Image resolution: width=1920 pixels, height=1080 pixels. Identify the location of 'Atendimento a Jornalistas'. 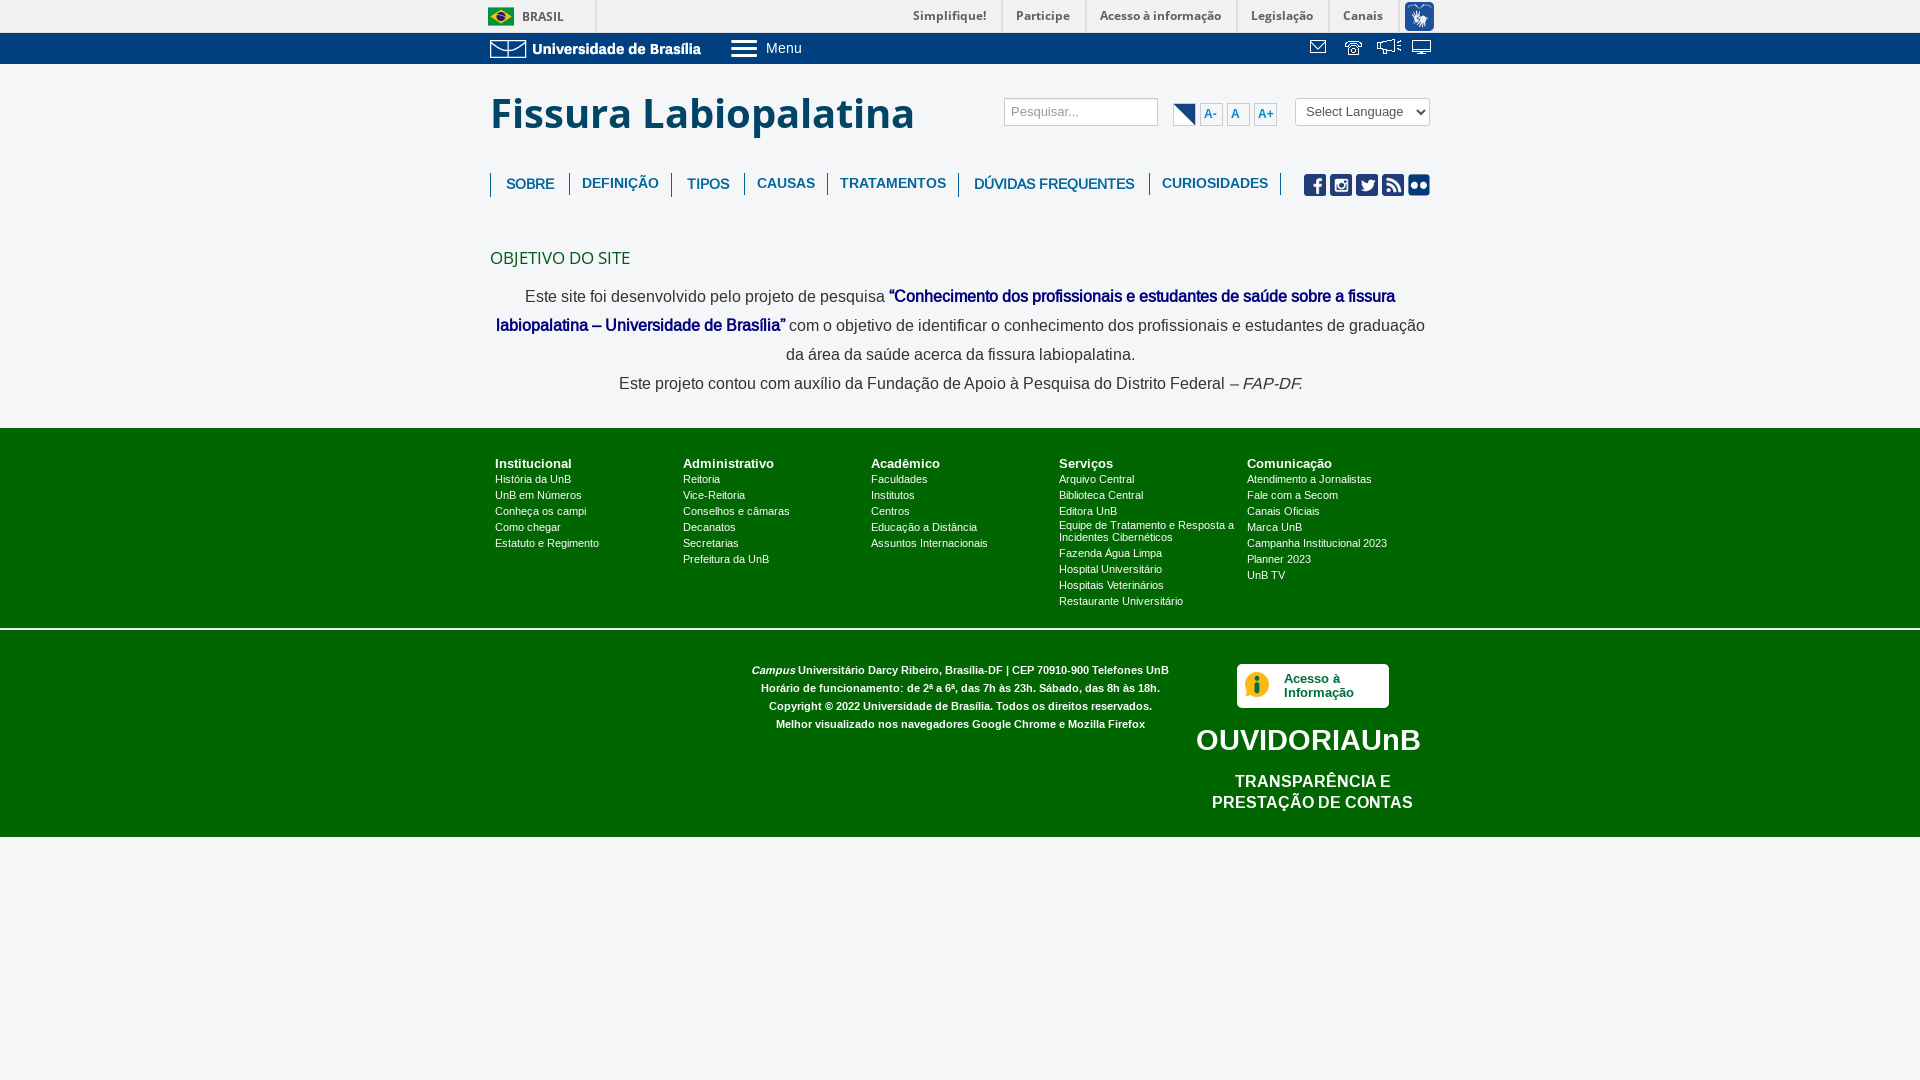
(1309, 479).